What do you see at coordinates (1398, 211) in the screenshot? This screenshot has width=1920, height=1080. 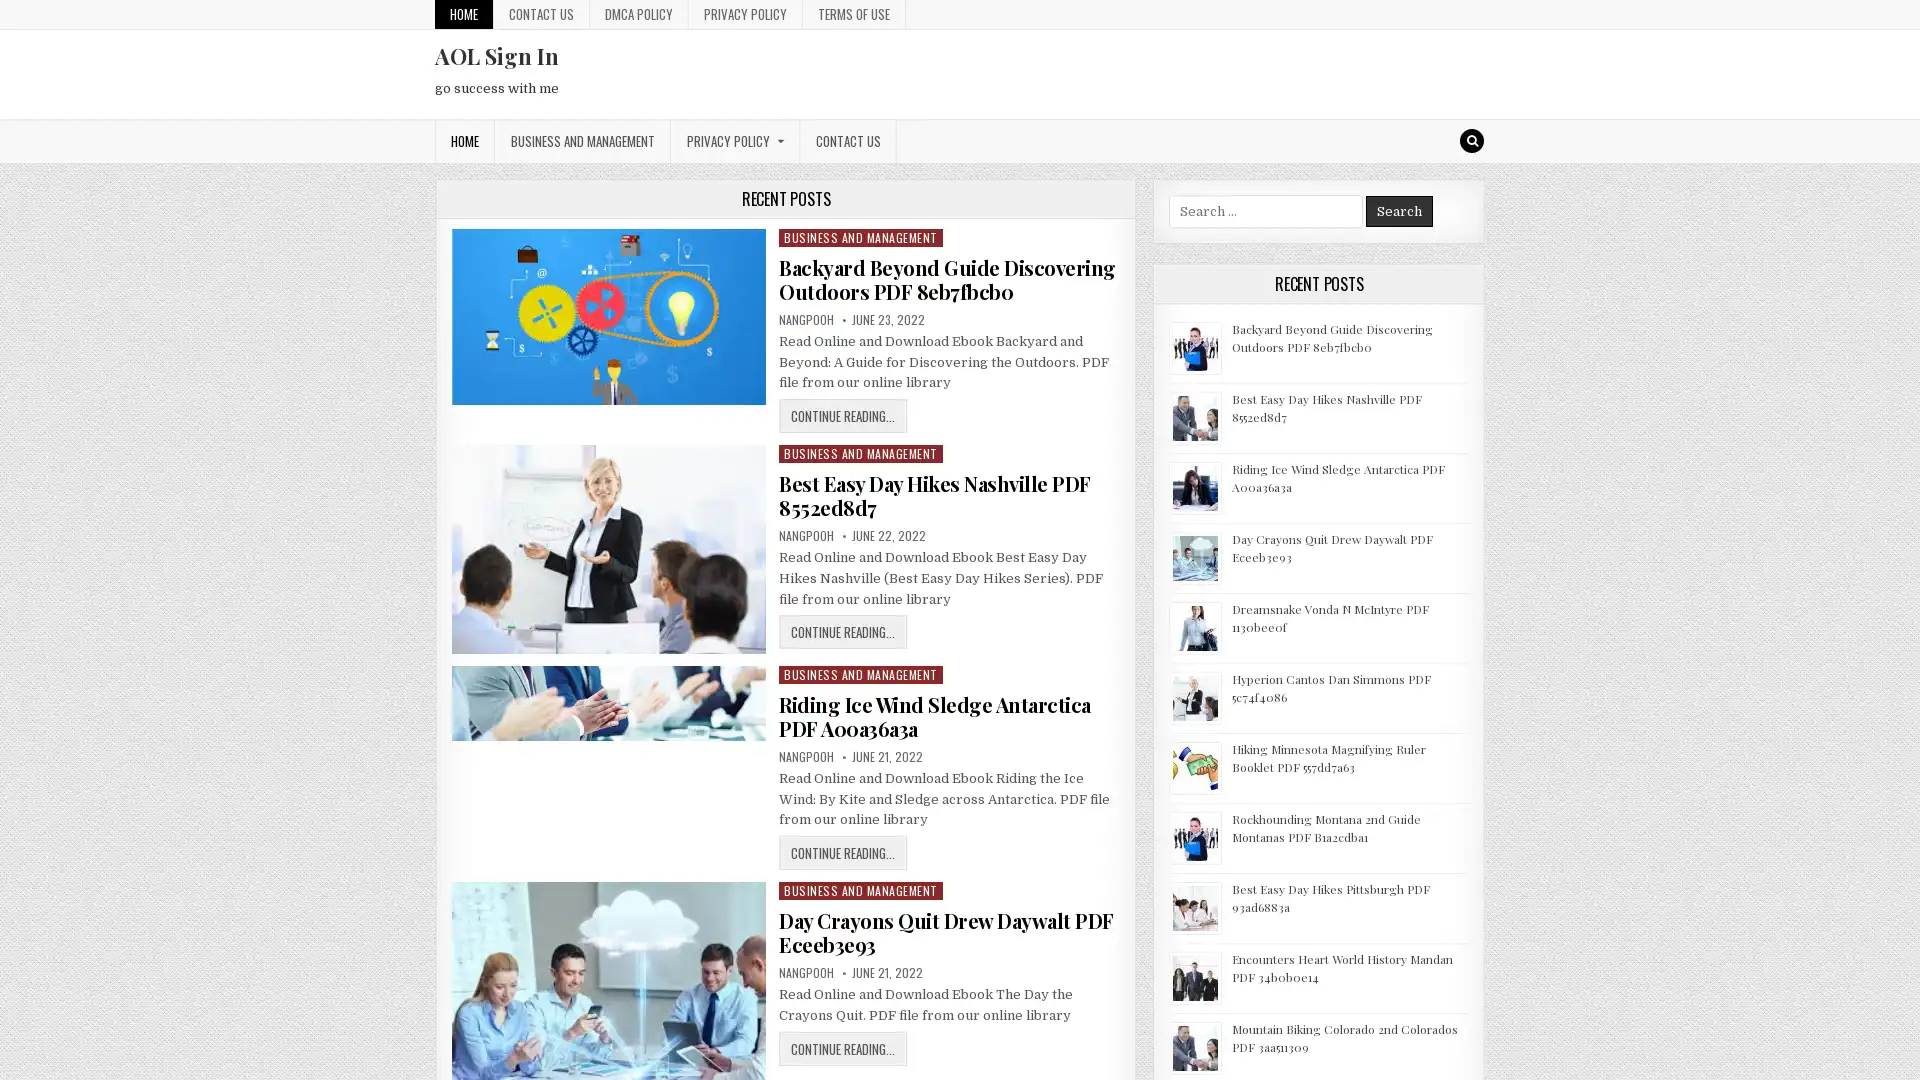 I see `Search` at bounding box center [1398, 211].